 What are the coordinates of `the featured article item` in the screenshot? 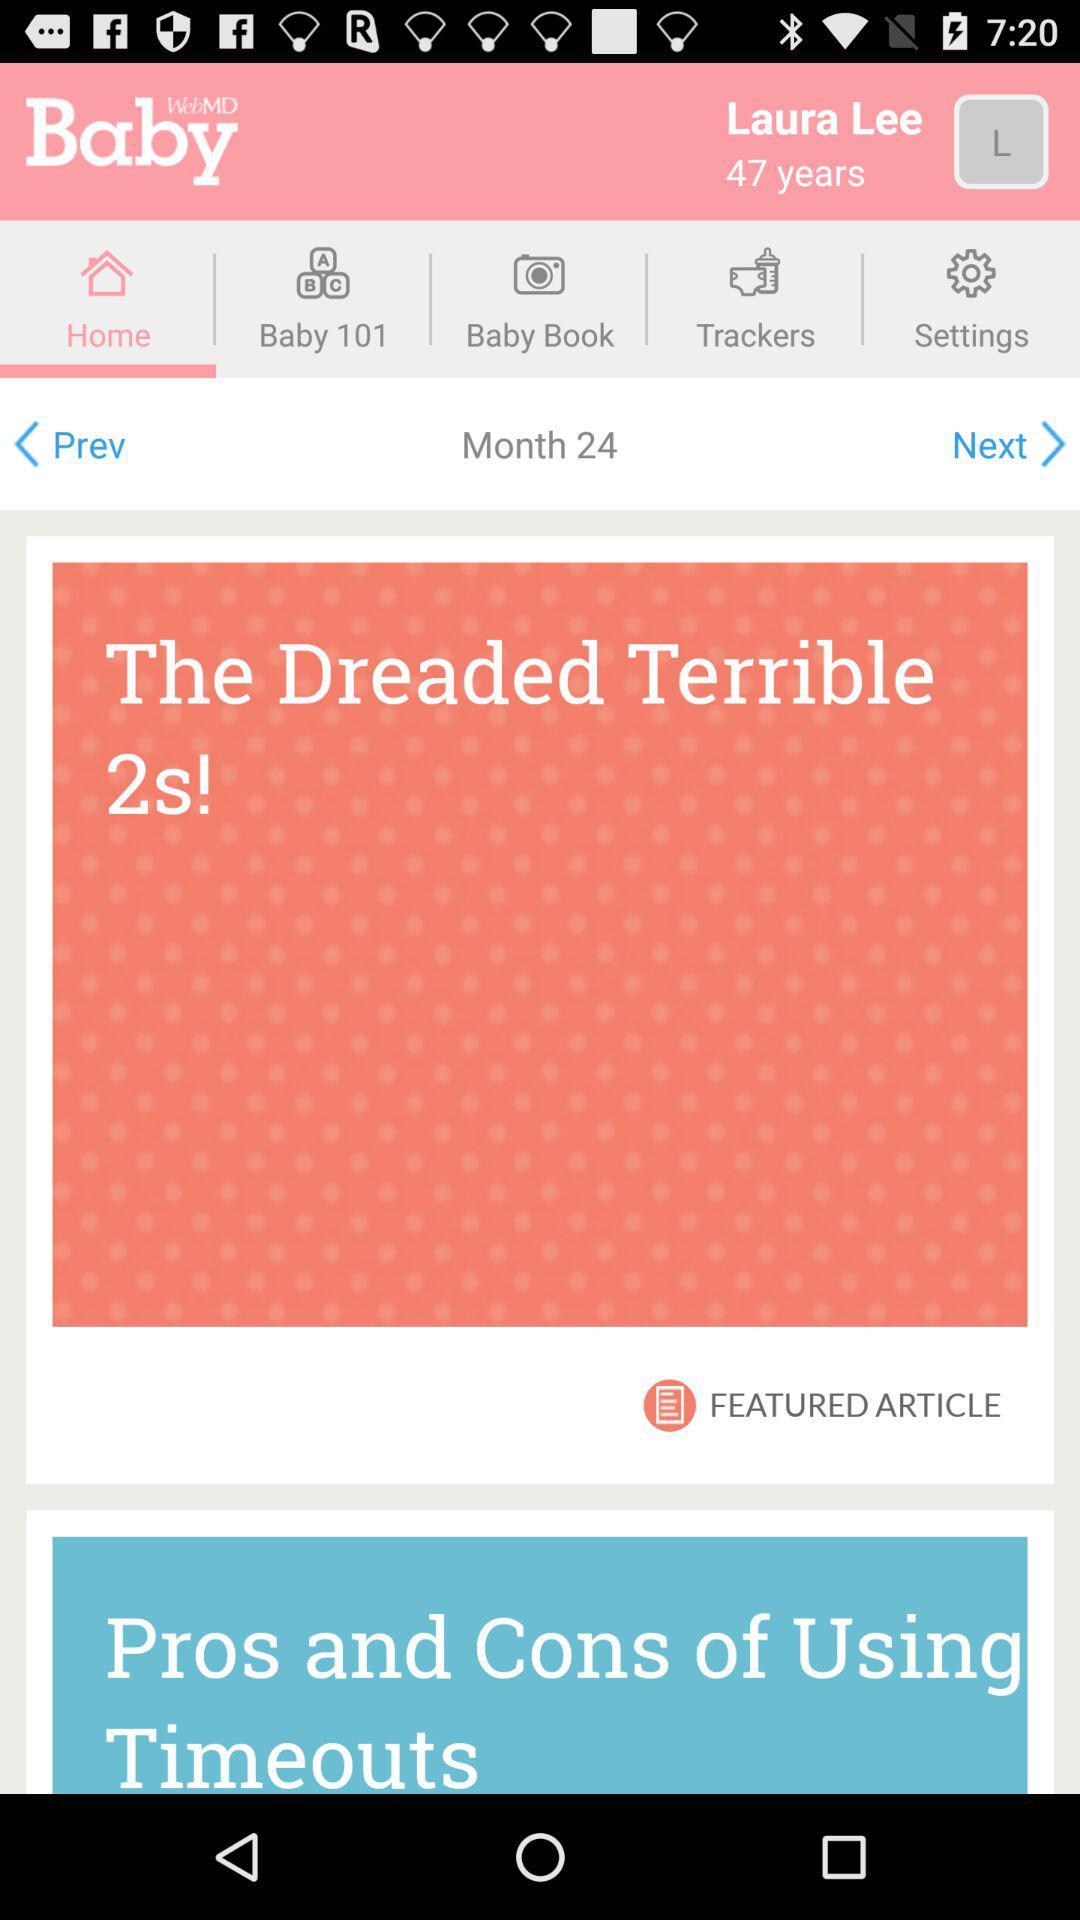 It's located at (855, 1404).